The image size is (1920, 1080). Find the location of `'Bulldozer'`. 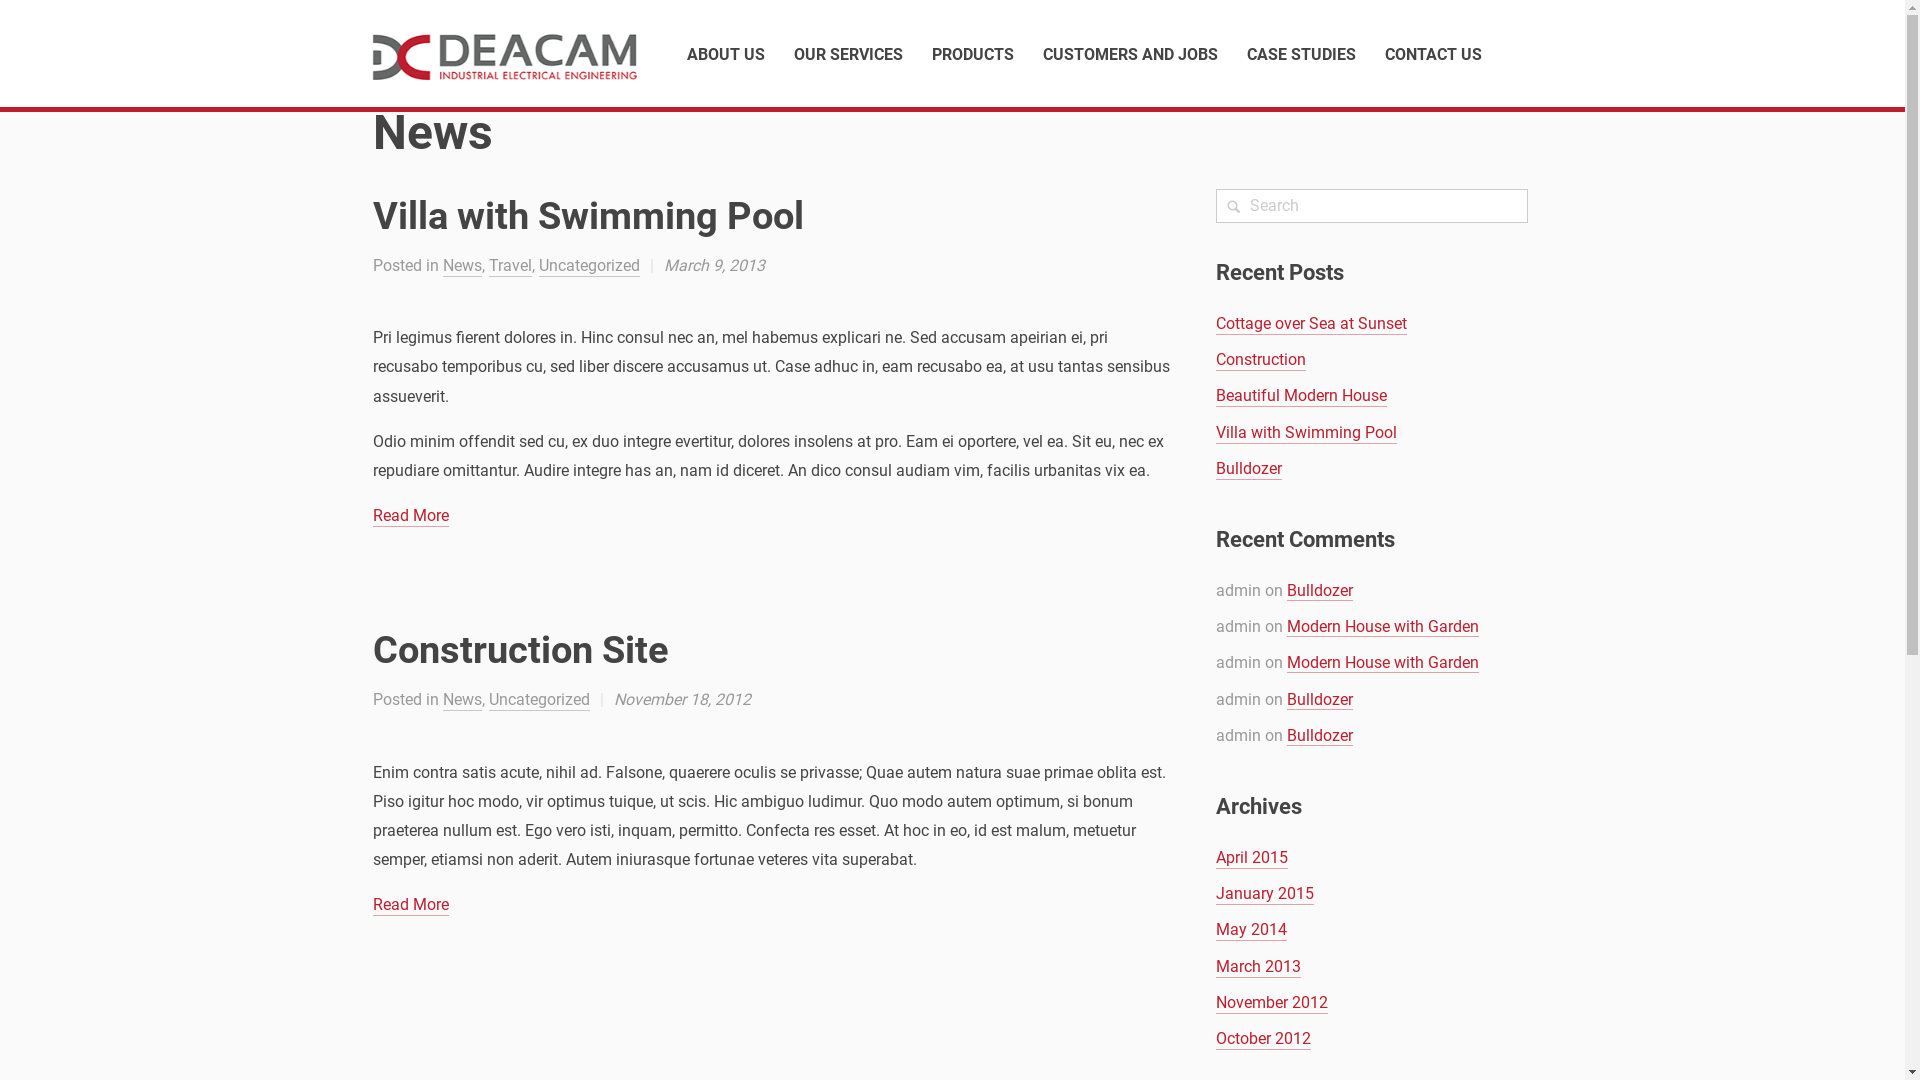

'Bulldozer' is located at coordinates (1320, 589).